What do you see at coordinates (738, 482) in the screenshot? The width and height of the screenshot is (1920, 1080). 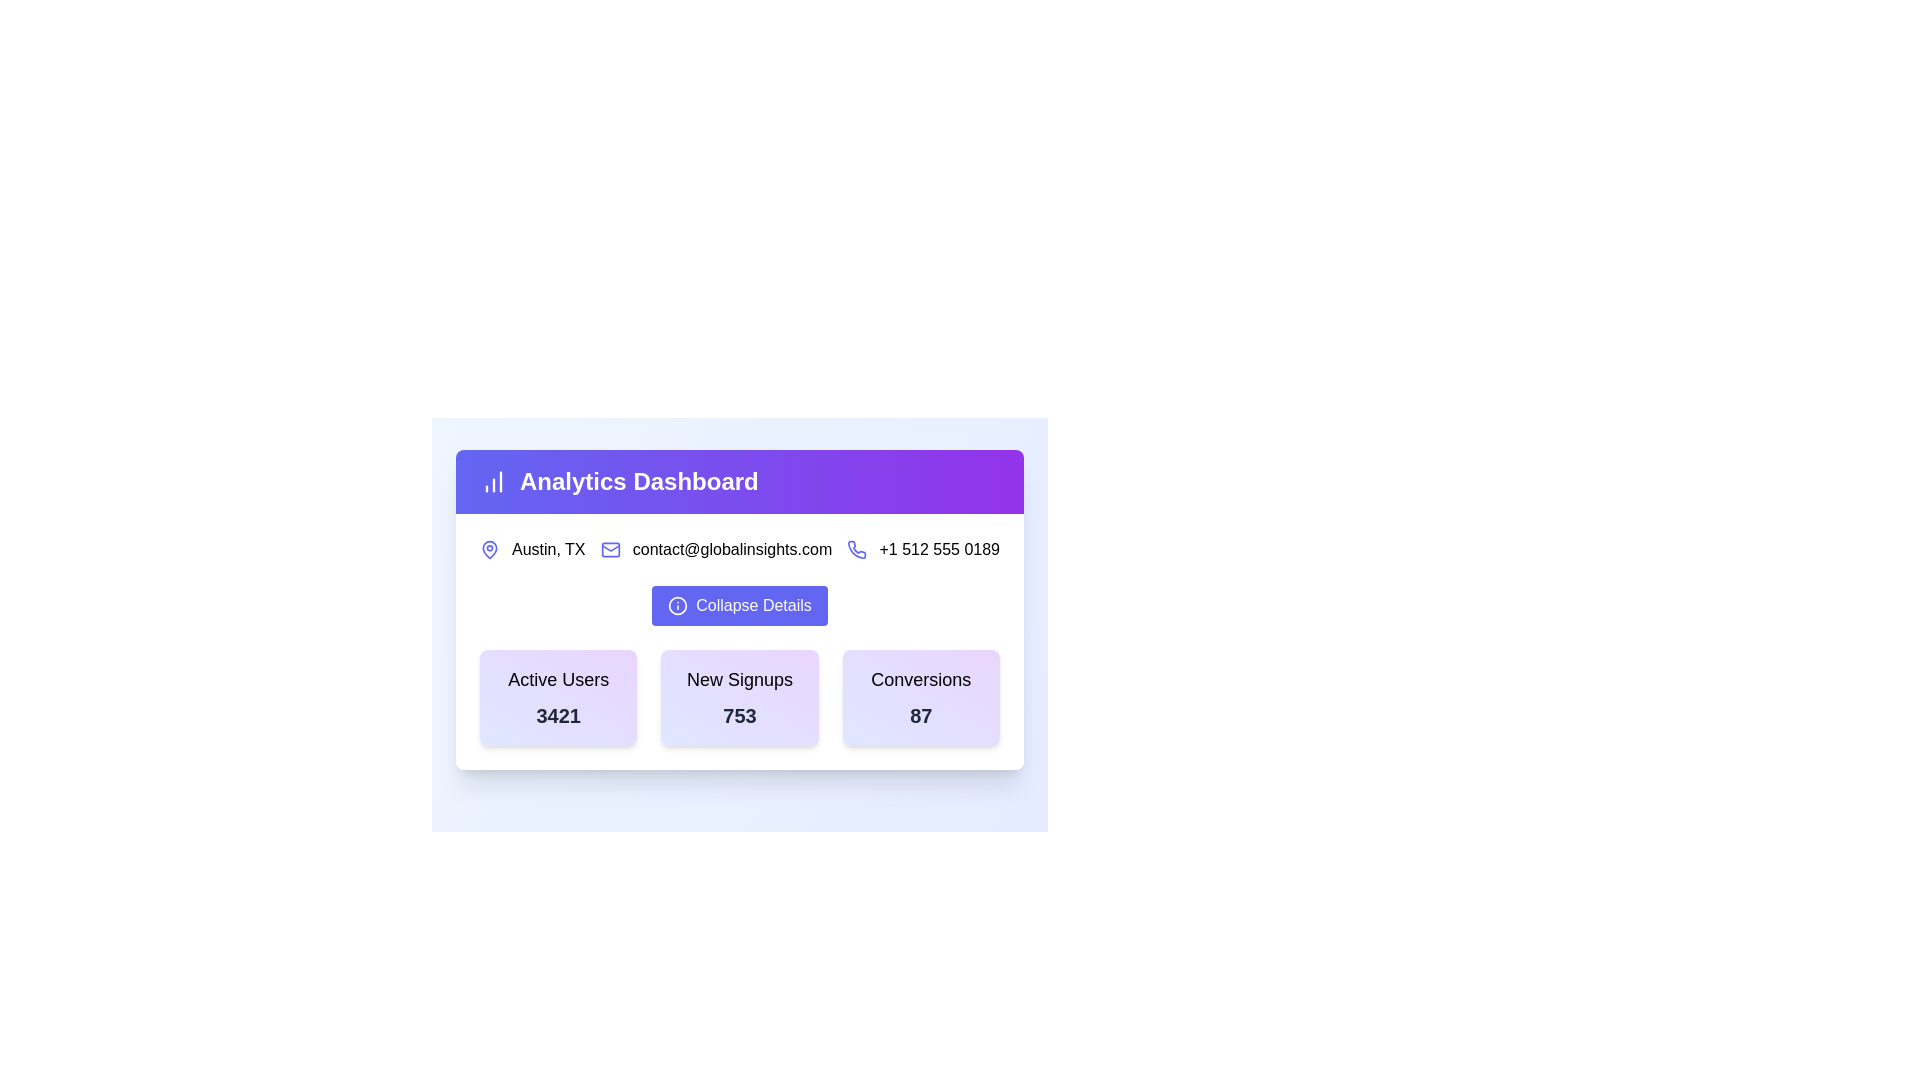 I see `the Header or Title Banner that serves as the title for the analytics dashboard, located at the top of the visible content area` at bounding box center [738, 482].